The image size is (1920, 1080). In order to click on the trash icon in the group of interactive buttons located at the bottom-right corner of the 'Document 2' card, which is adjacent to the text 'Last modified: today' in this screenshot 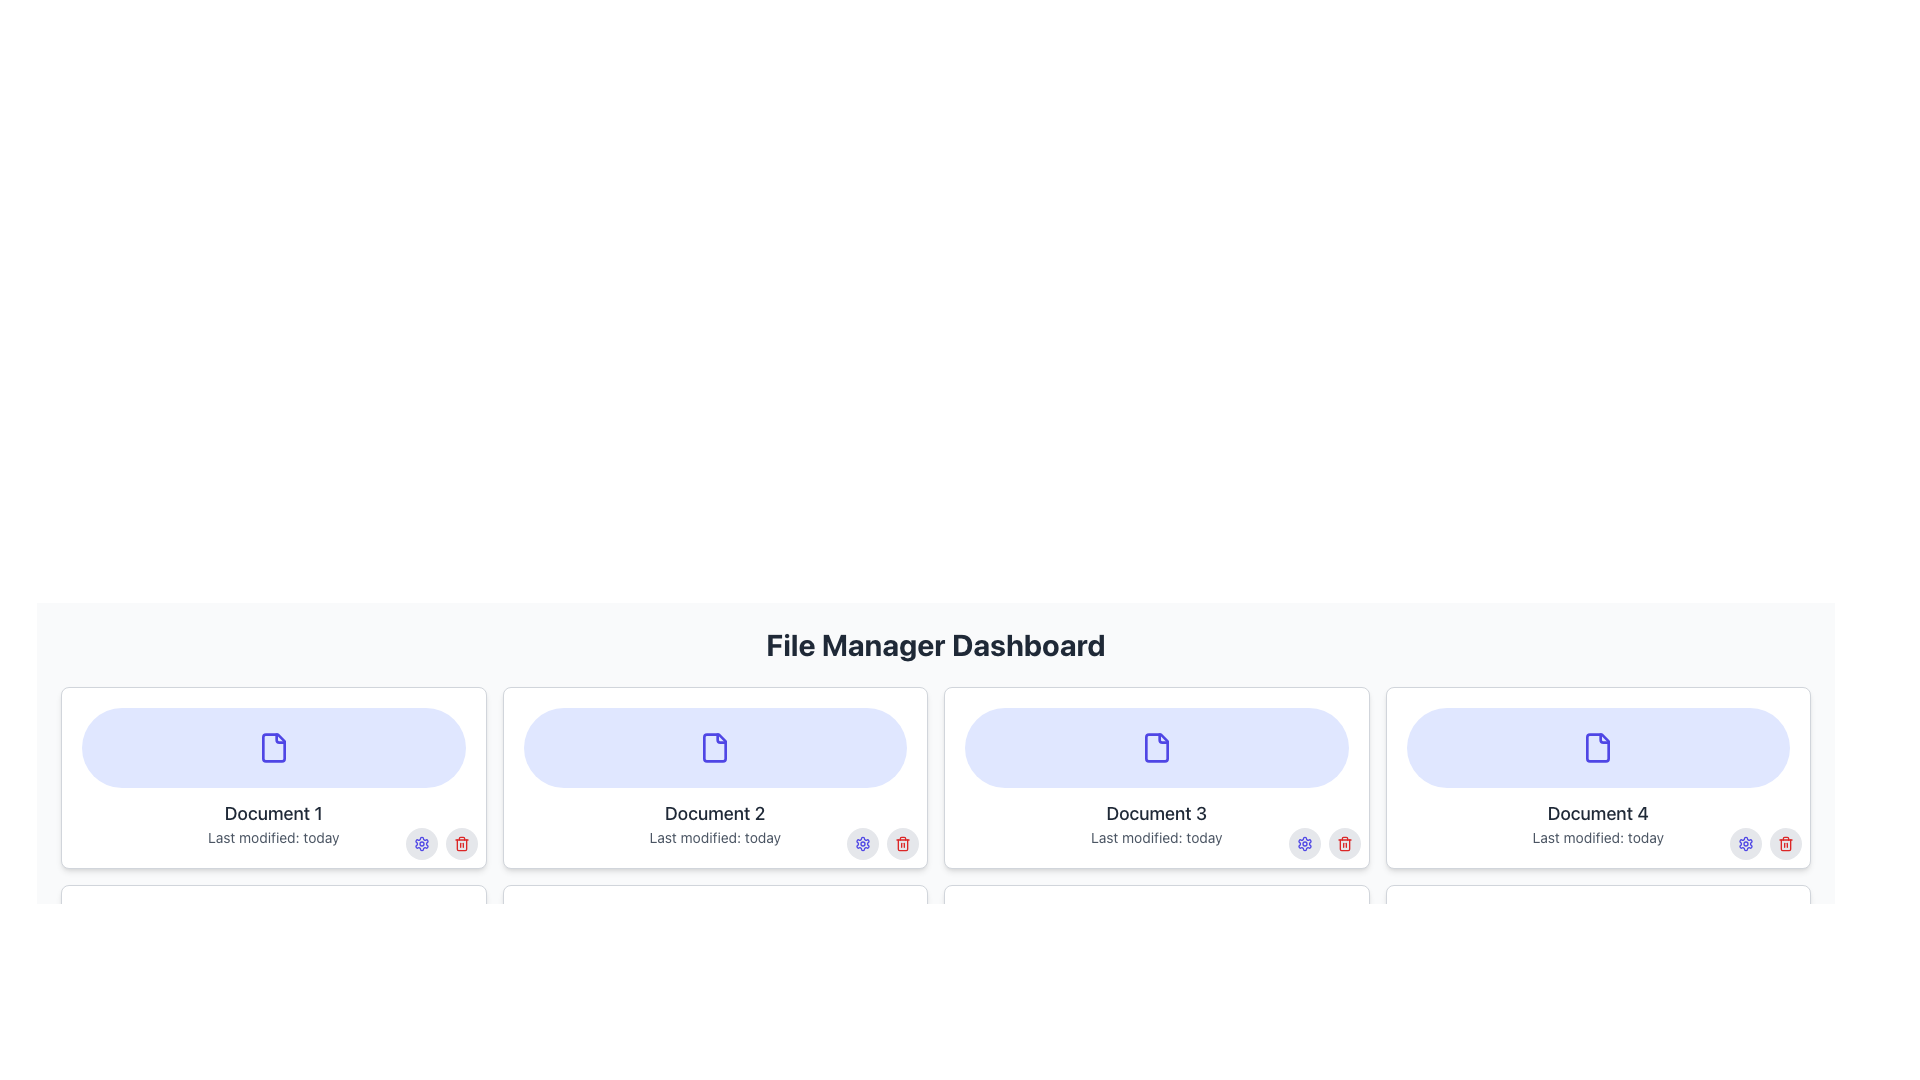, I will do `click(882, 844)`.